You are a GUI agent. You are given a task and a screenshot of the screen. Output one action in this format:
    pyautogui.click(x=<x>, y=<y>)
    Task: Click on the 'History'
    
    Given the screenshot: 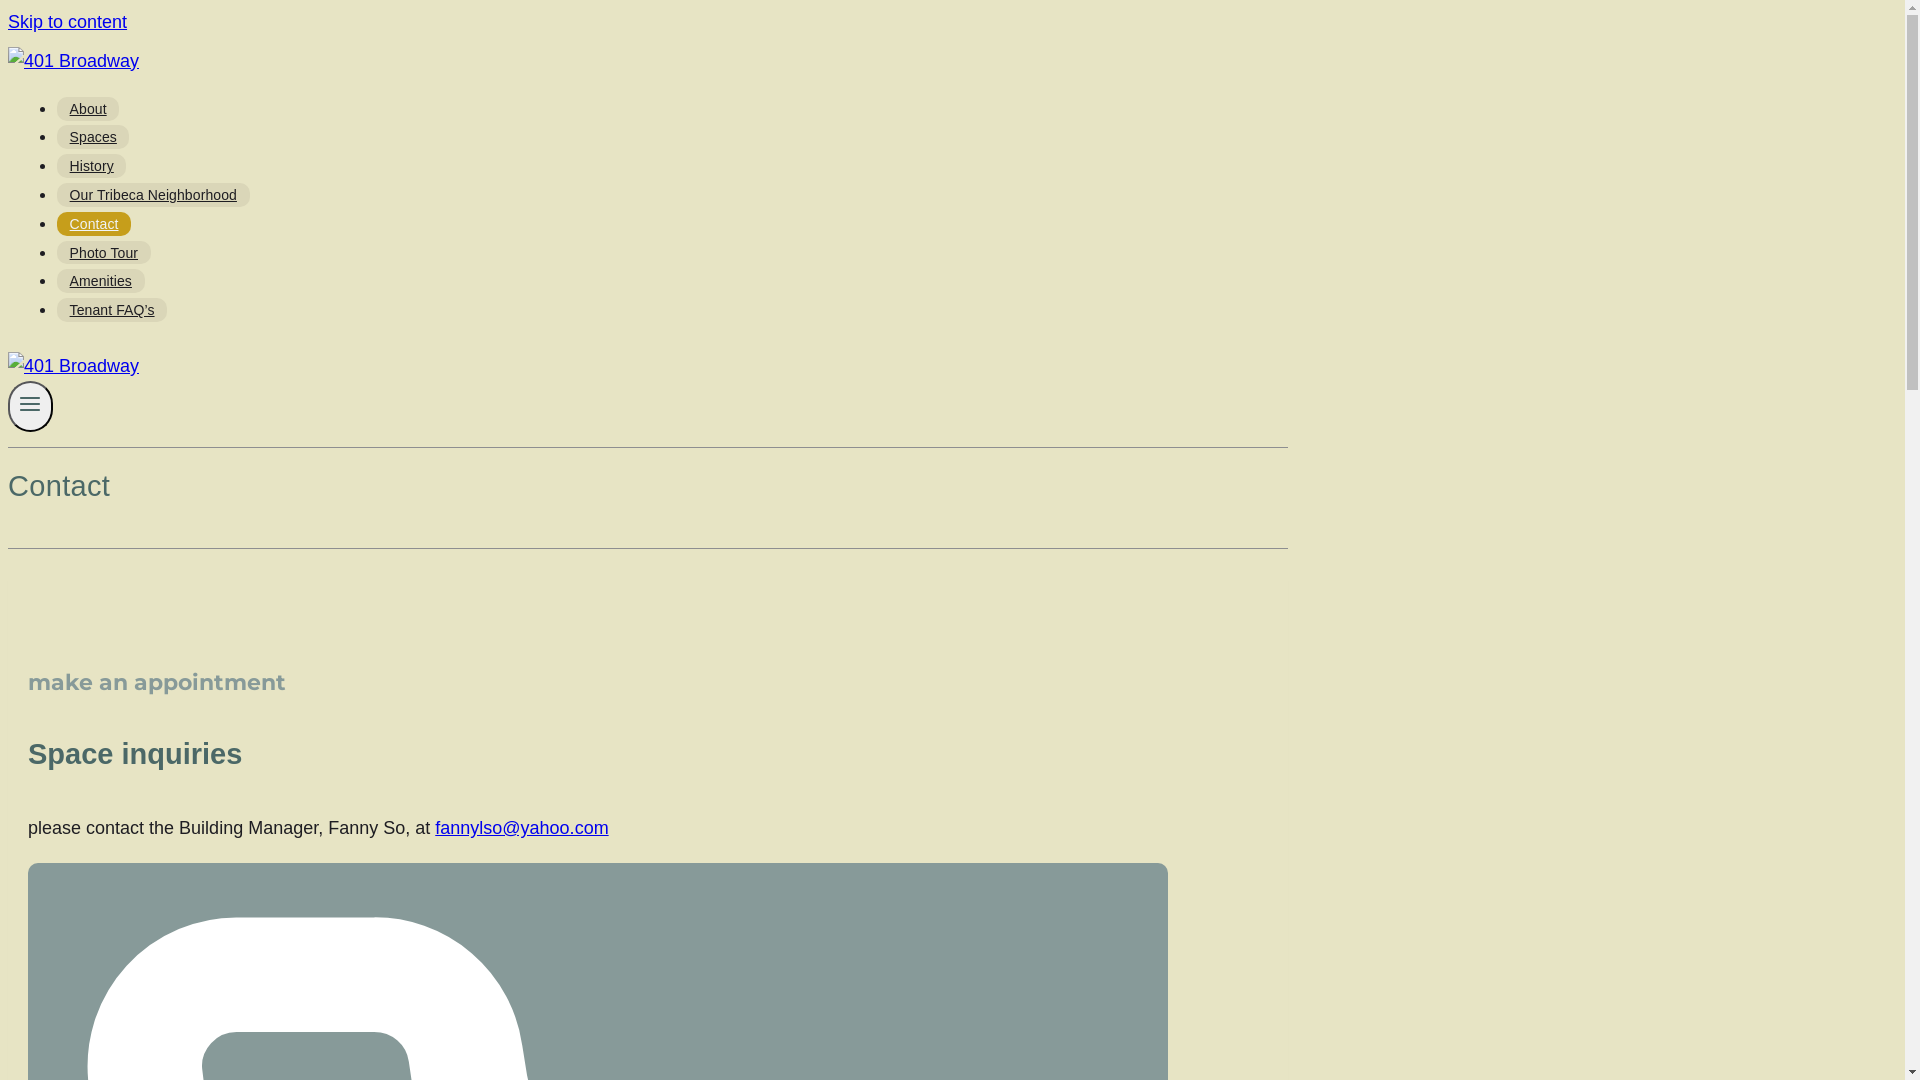 What is the action you would take?
    pyautogui.click(x=90, y=164)
    